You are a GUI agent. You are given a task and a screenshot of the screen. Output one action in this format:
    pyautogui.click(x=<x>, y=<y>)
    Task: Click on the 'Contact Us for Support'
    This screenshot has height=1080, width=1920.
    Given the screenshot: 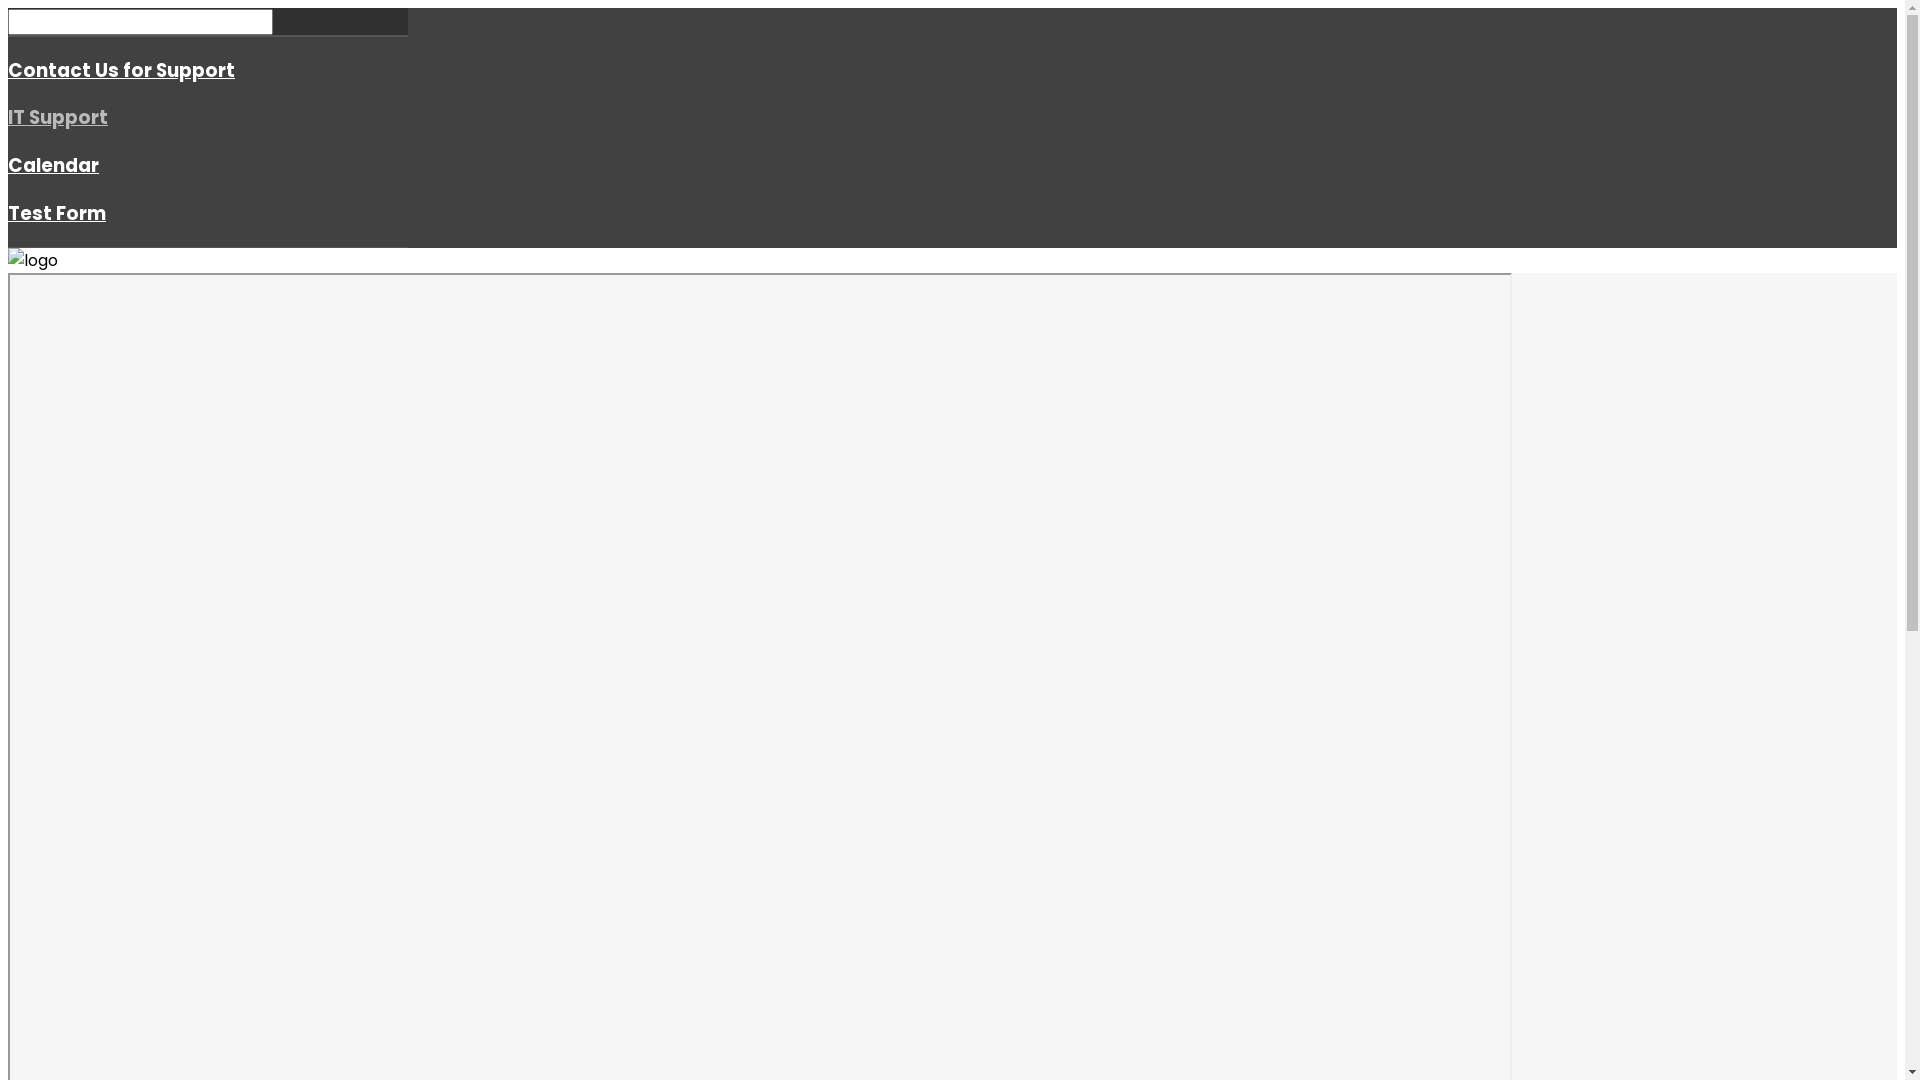 What is the action you would take?
    pyautogui.click(x=8, y=69)
    